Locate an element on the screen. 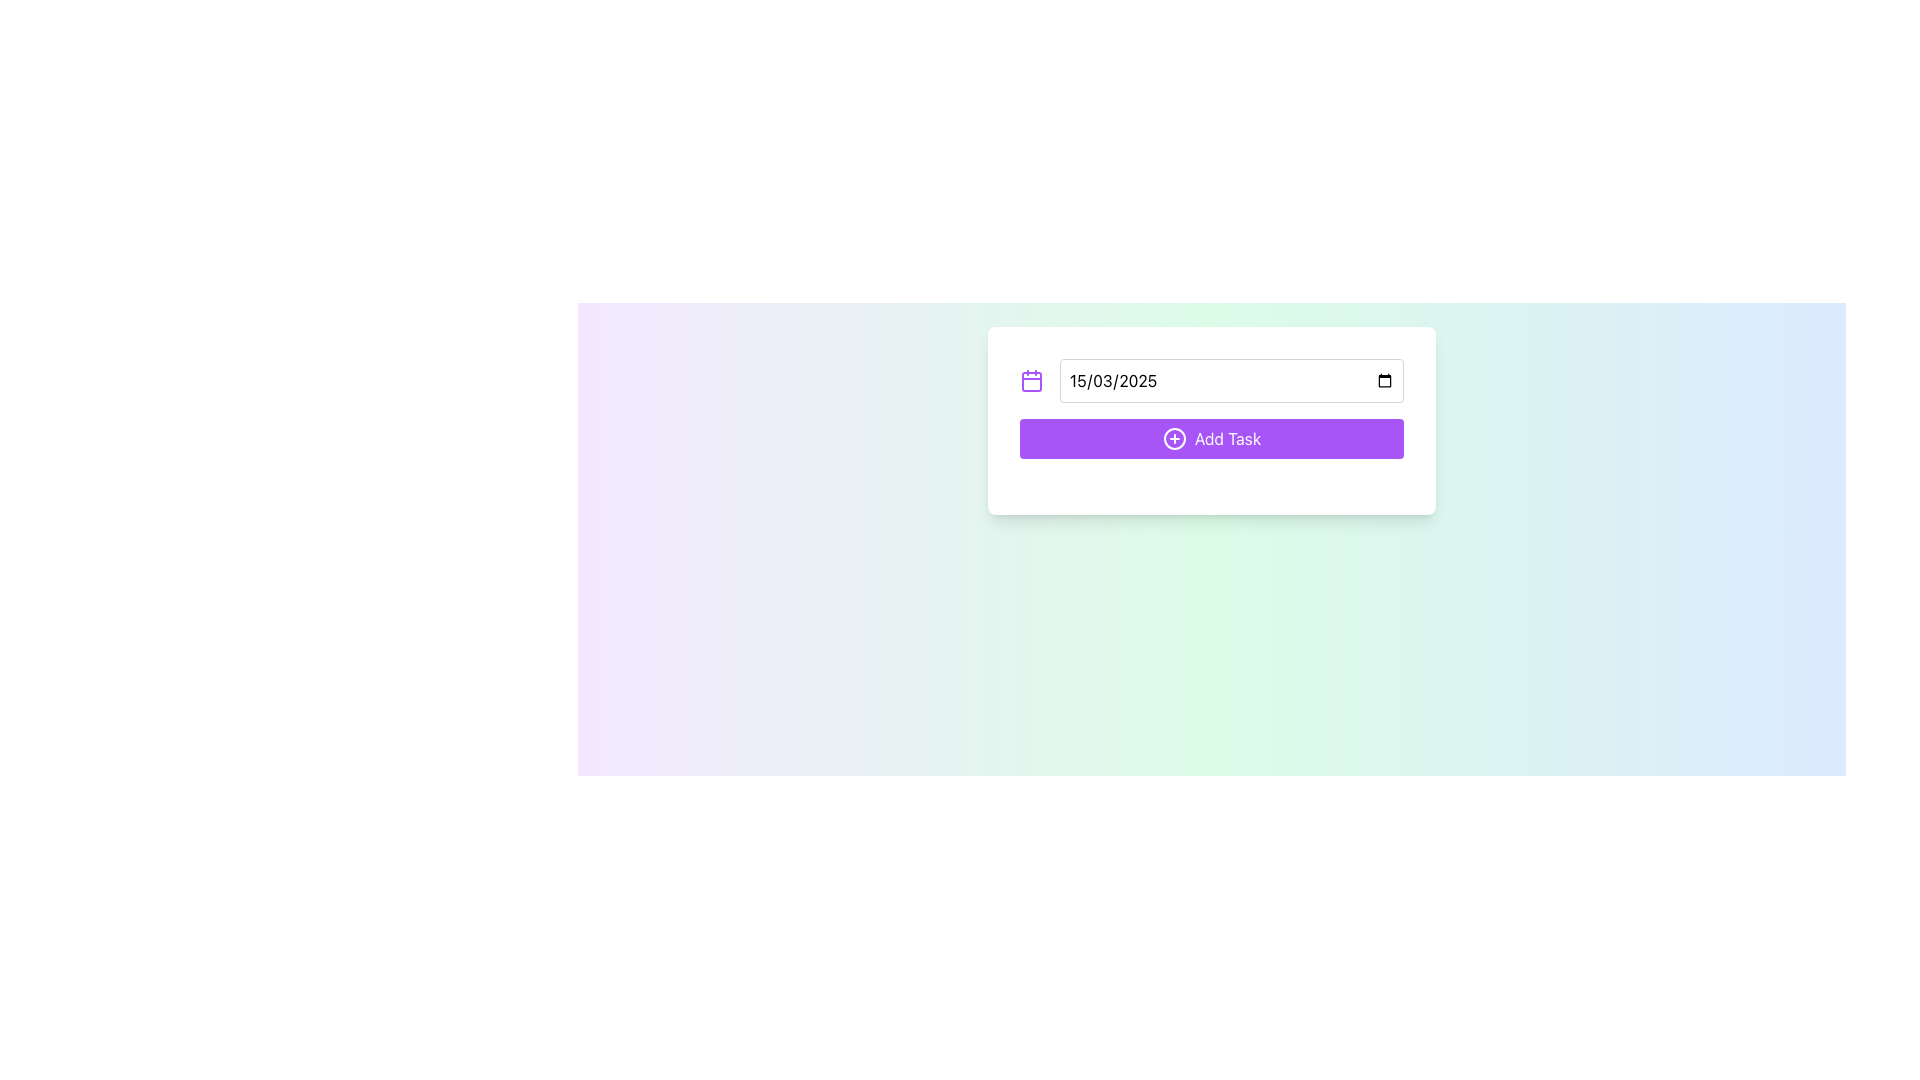  the 'Add Task' icon located to the left of the text label within the purple rectangular button is located at coordinates (1174, 438).